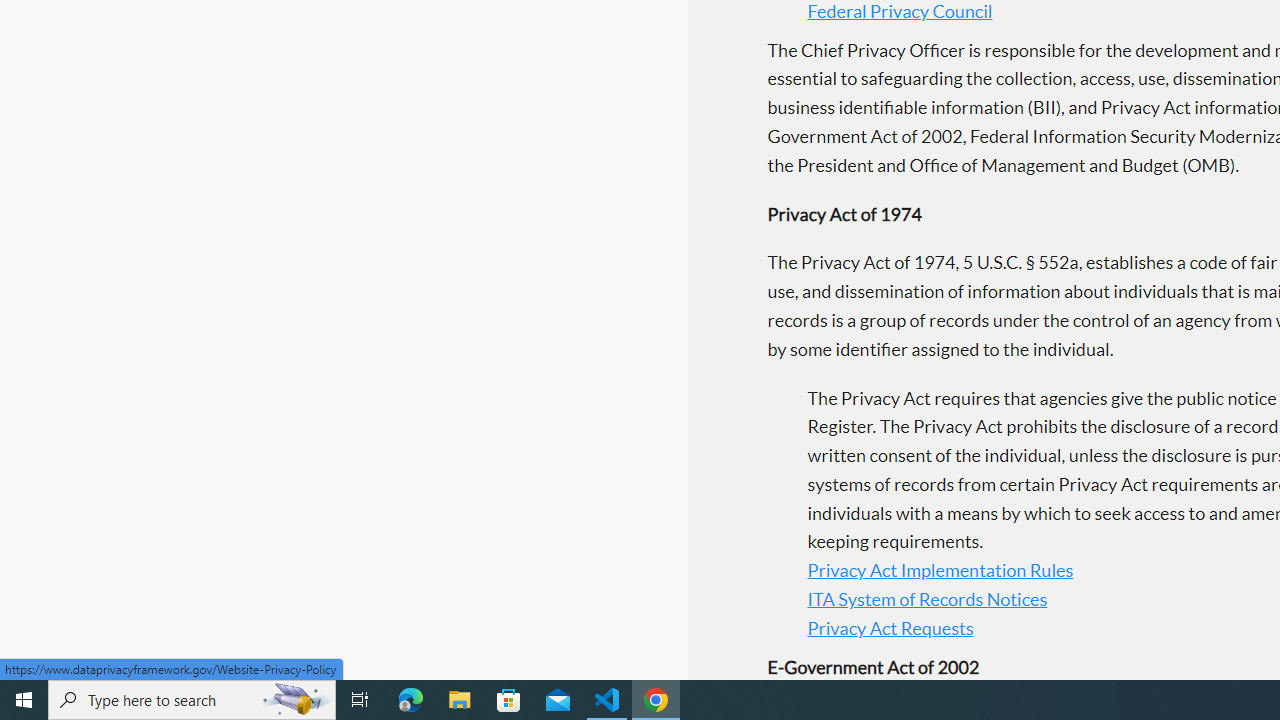  Describe the element at coordinates (926, 598) in the screenshot. I see `'ITA System of Records Notices'` at that location.